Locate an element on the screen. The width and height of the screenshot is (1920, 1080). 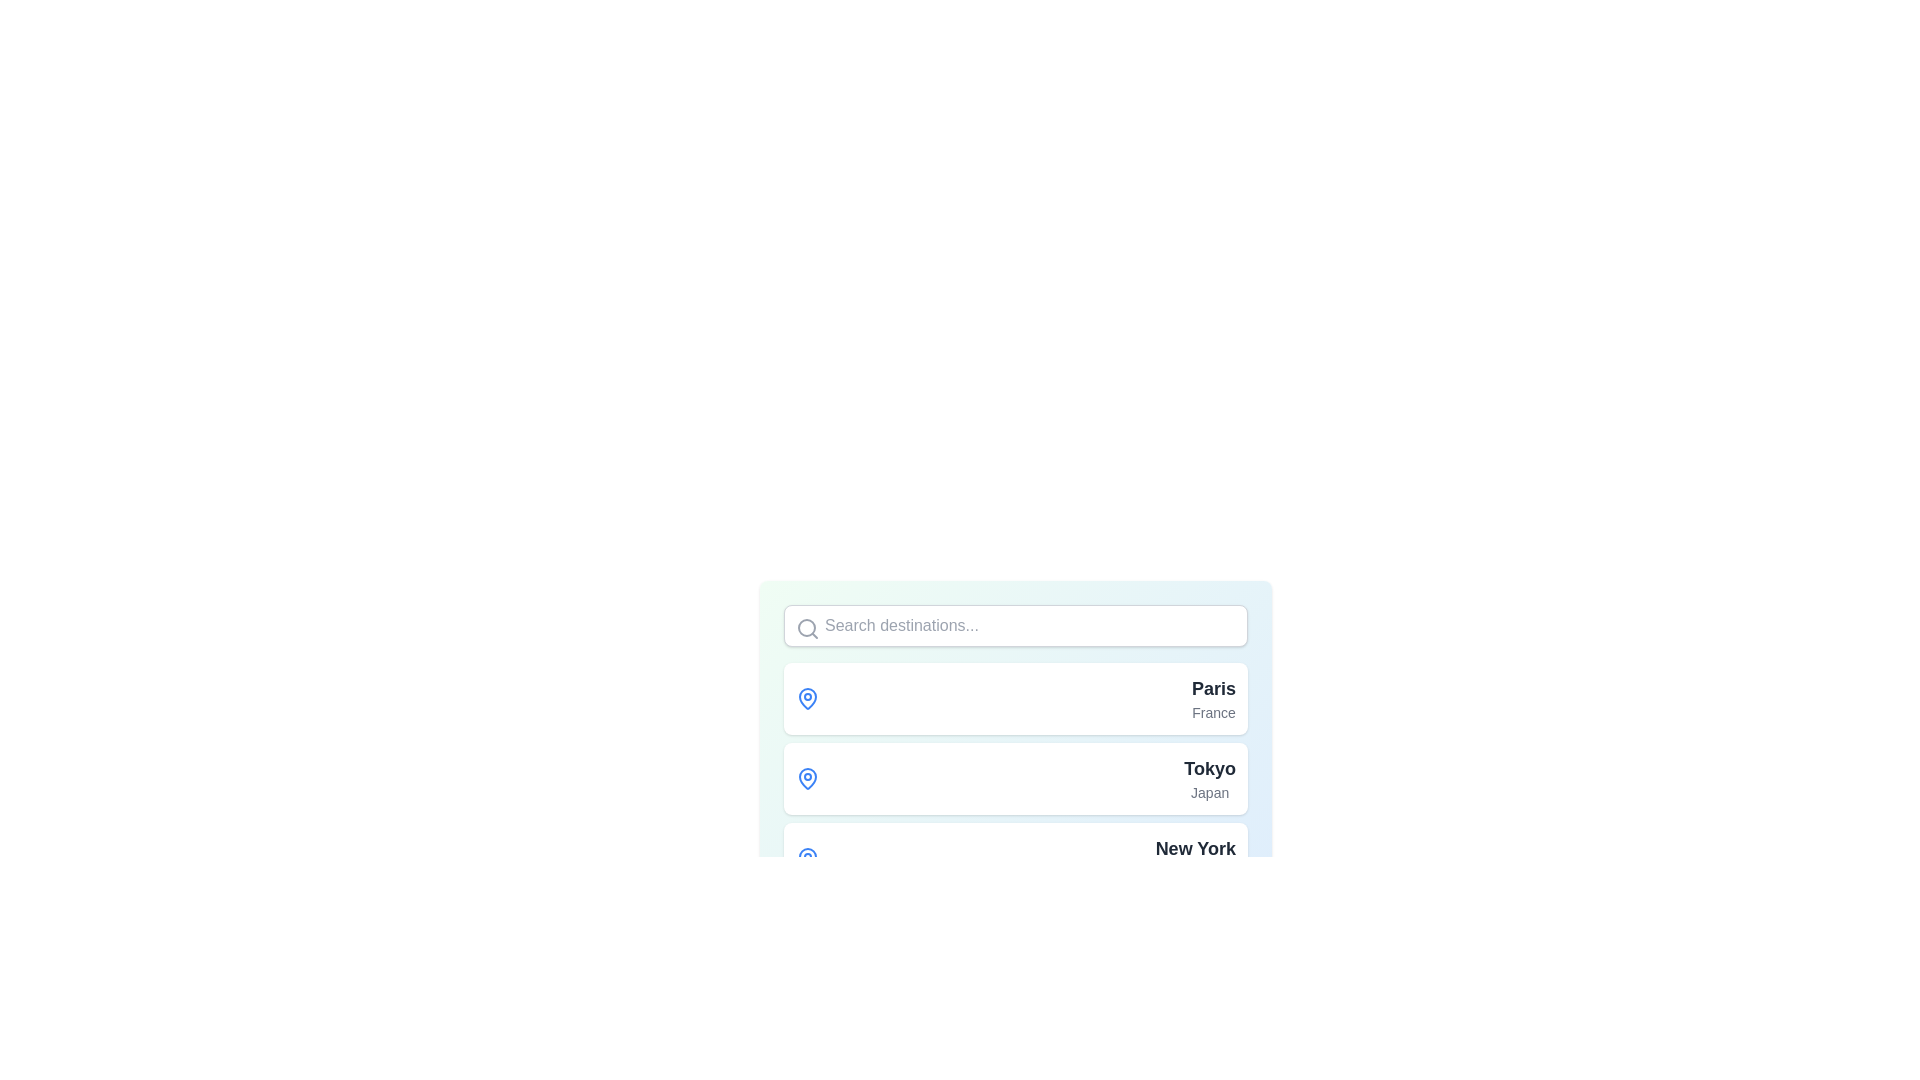
the Text Label indicating the country associated with the city name 'Paris', which is positioned immediately below 'Paris' and aligned to its left edge is located at coordinates (1213, 712).